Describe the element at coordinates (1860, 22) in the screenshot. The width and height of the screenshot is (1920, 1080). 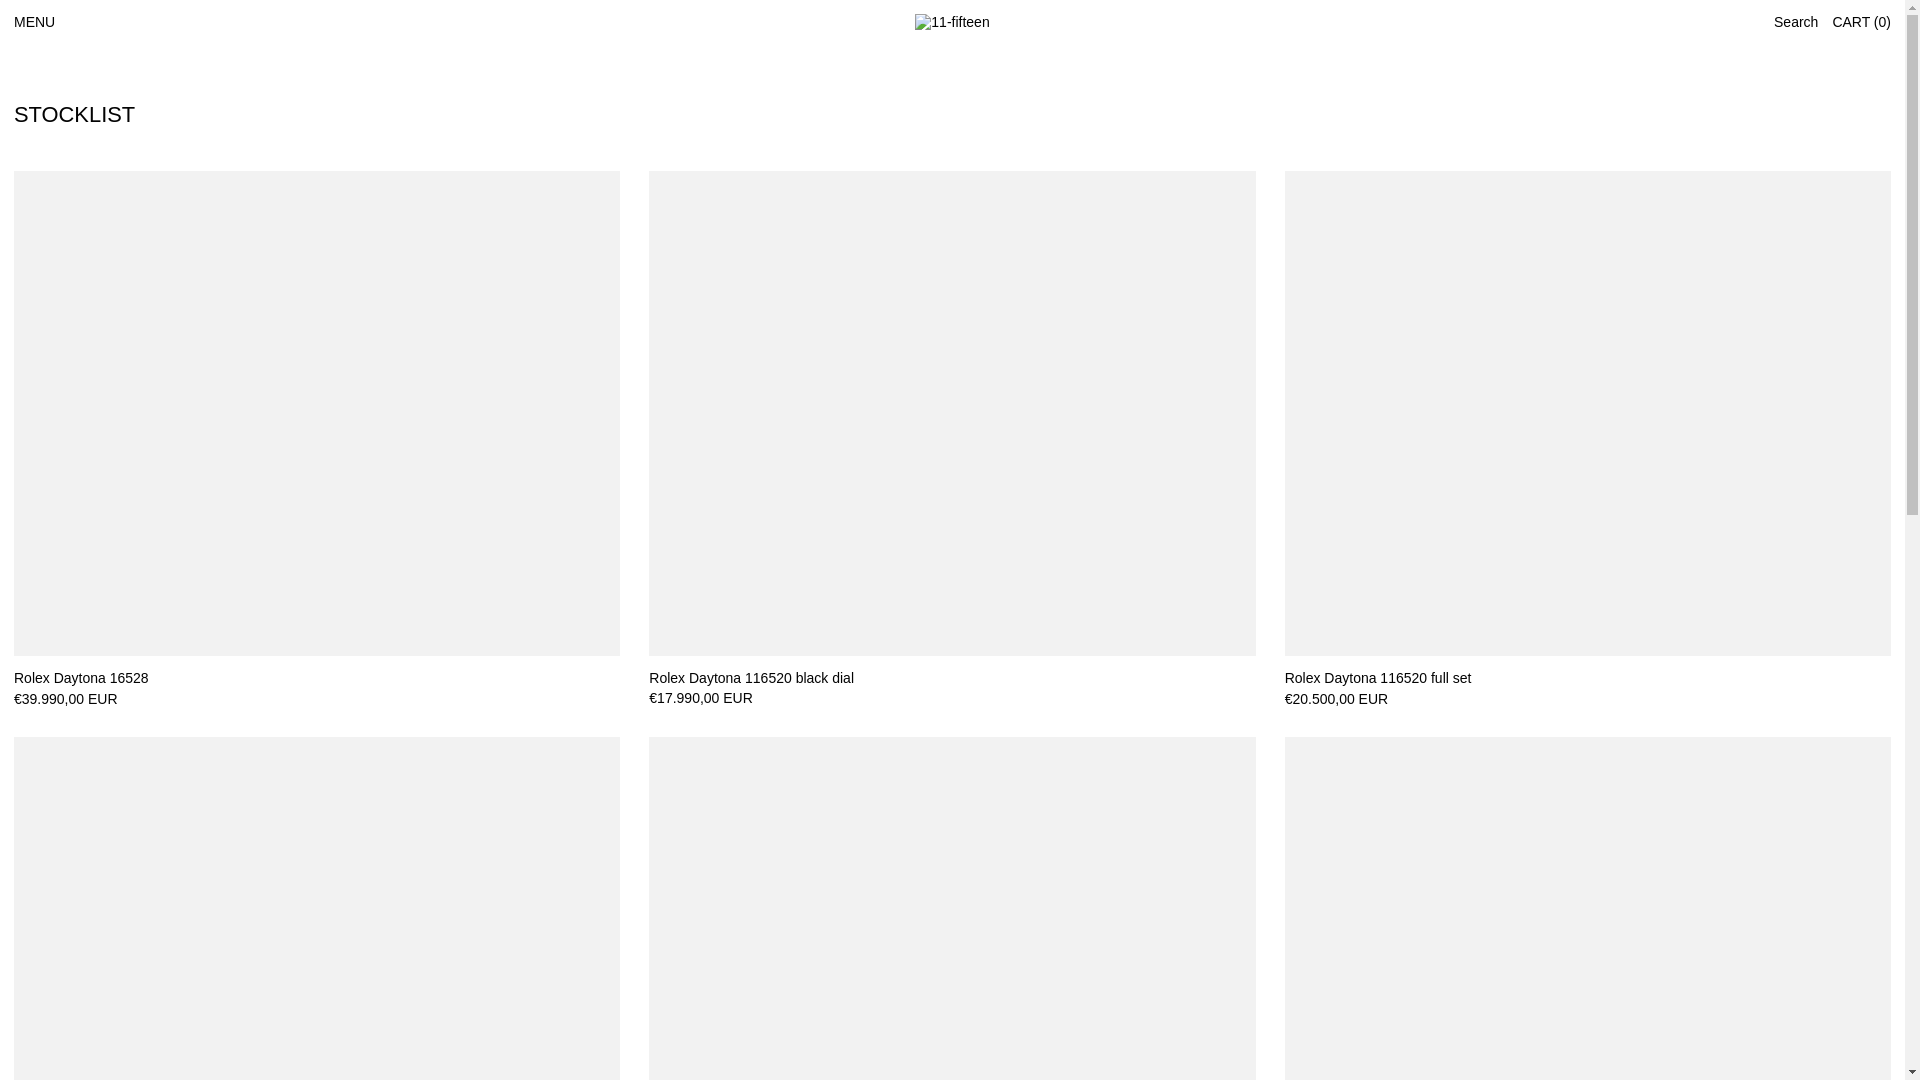
I see `'CART (0)'` at that location.